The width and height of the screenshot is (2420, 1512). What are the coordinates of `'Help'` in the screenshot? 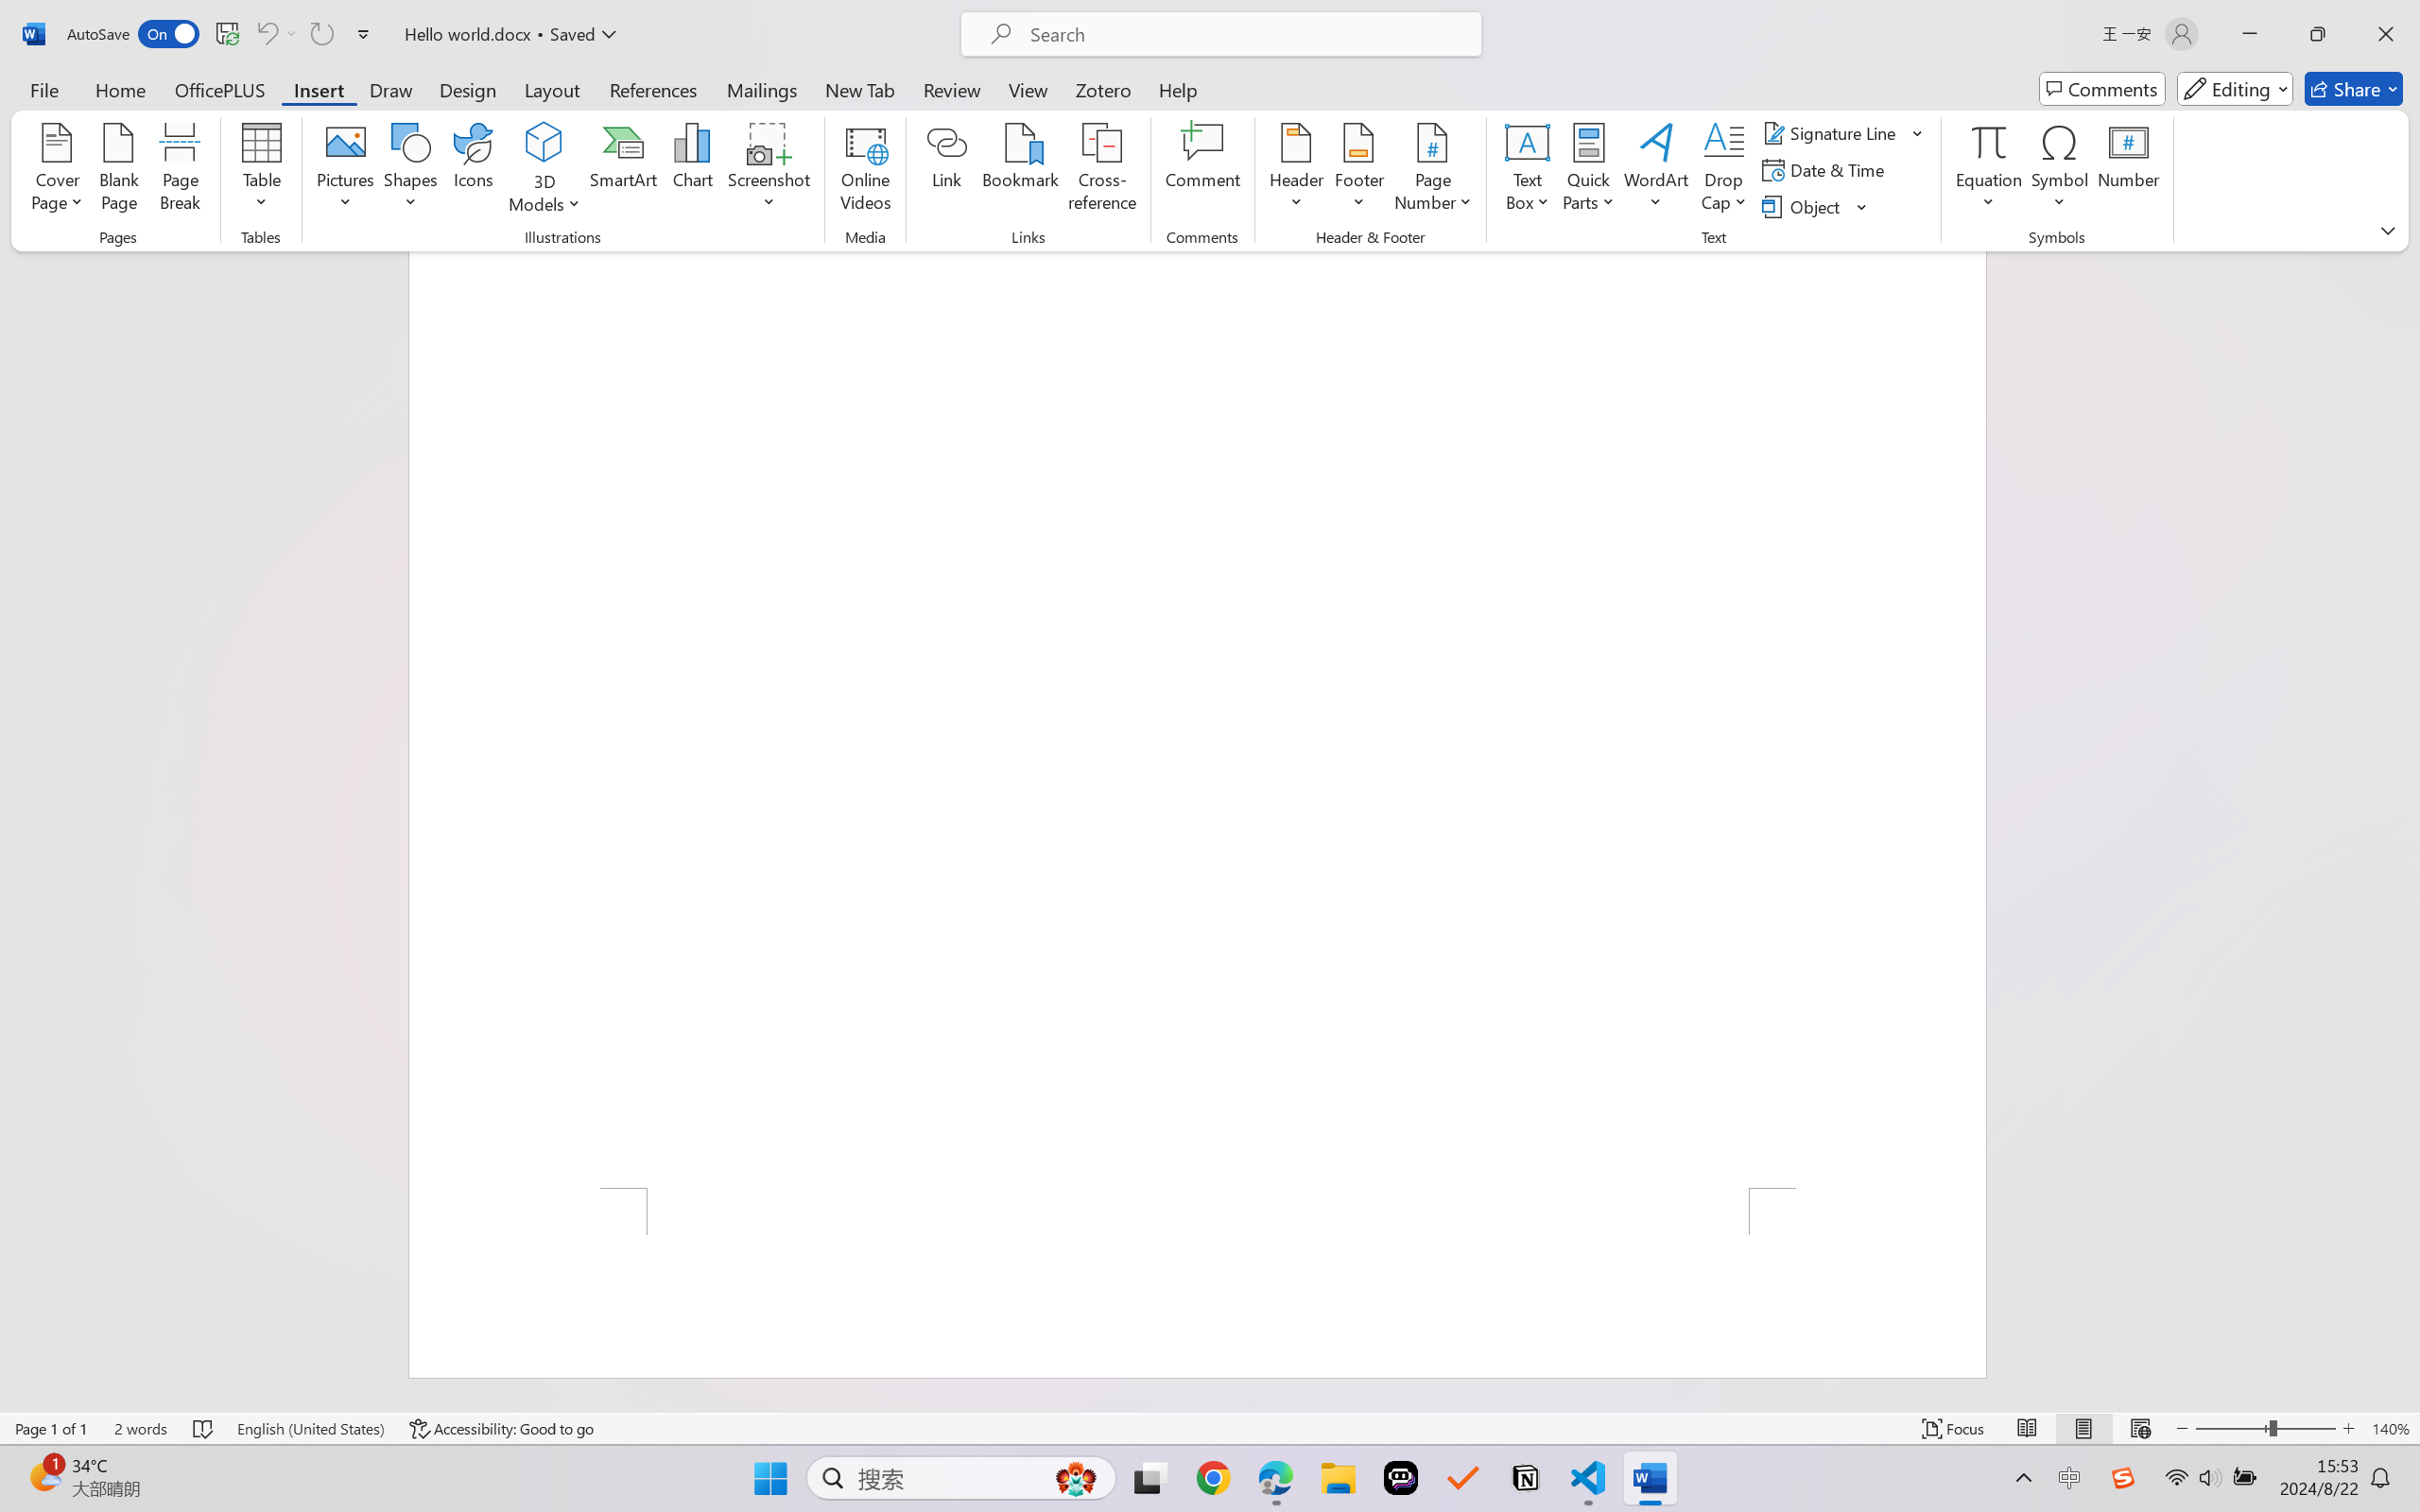 It's located at (1177, 88).